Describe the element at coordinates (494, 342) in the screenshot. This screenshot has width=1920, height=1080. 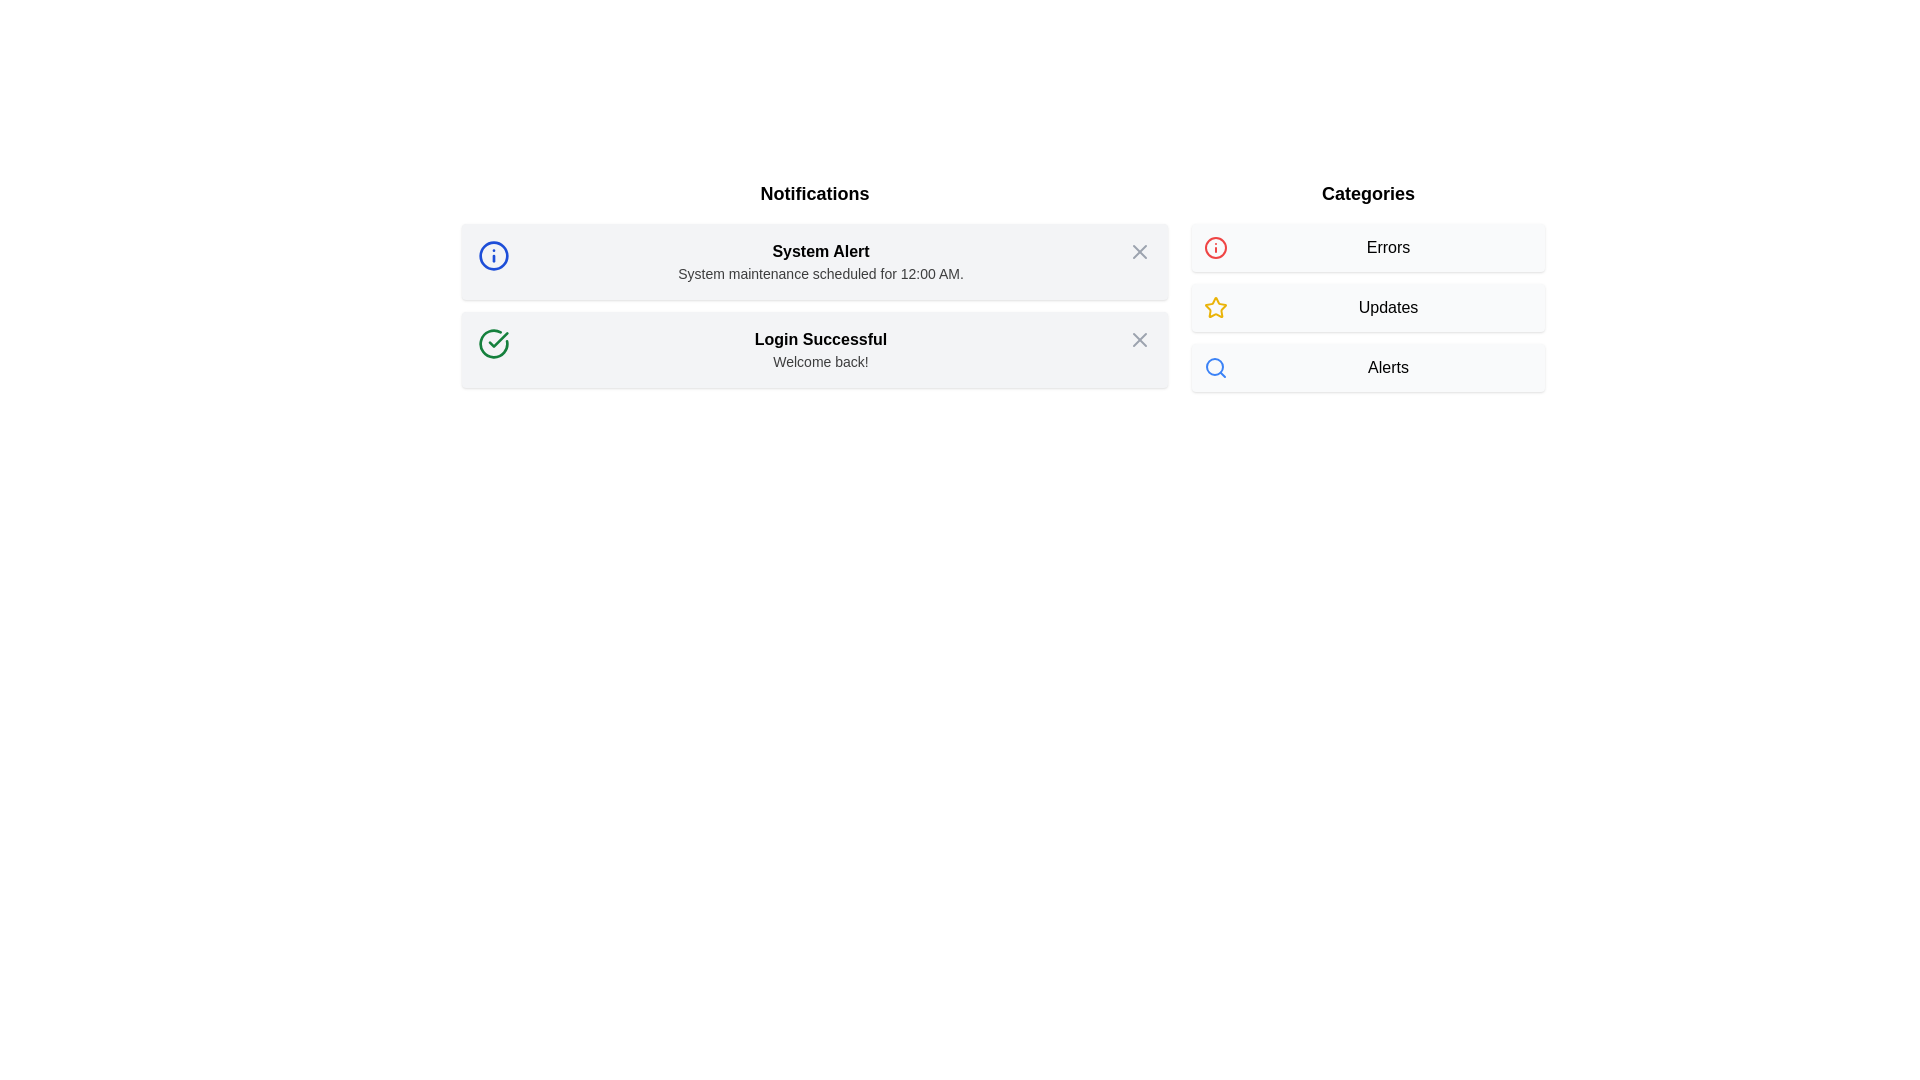
I see `the notification icon of type success` at that location.